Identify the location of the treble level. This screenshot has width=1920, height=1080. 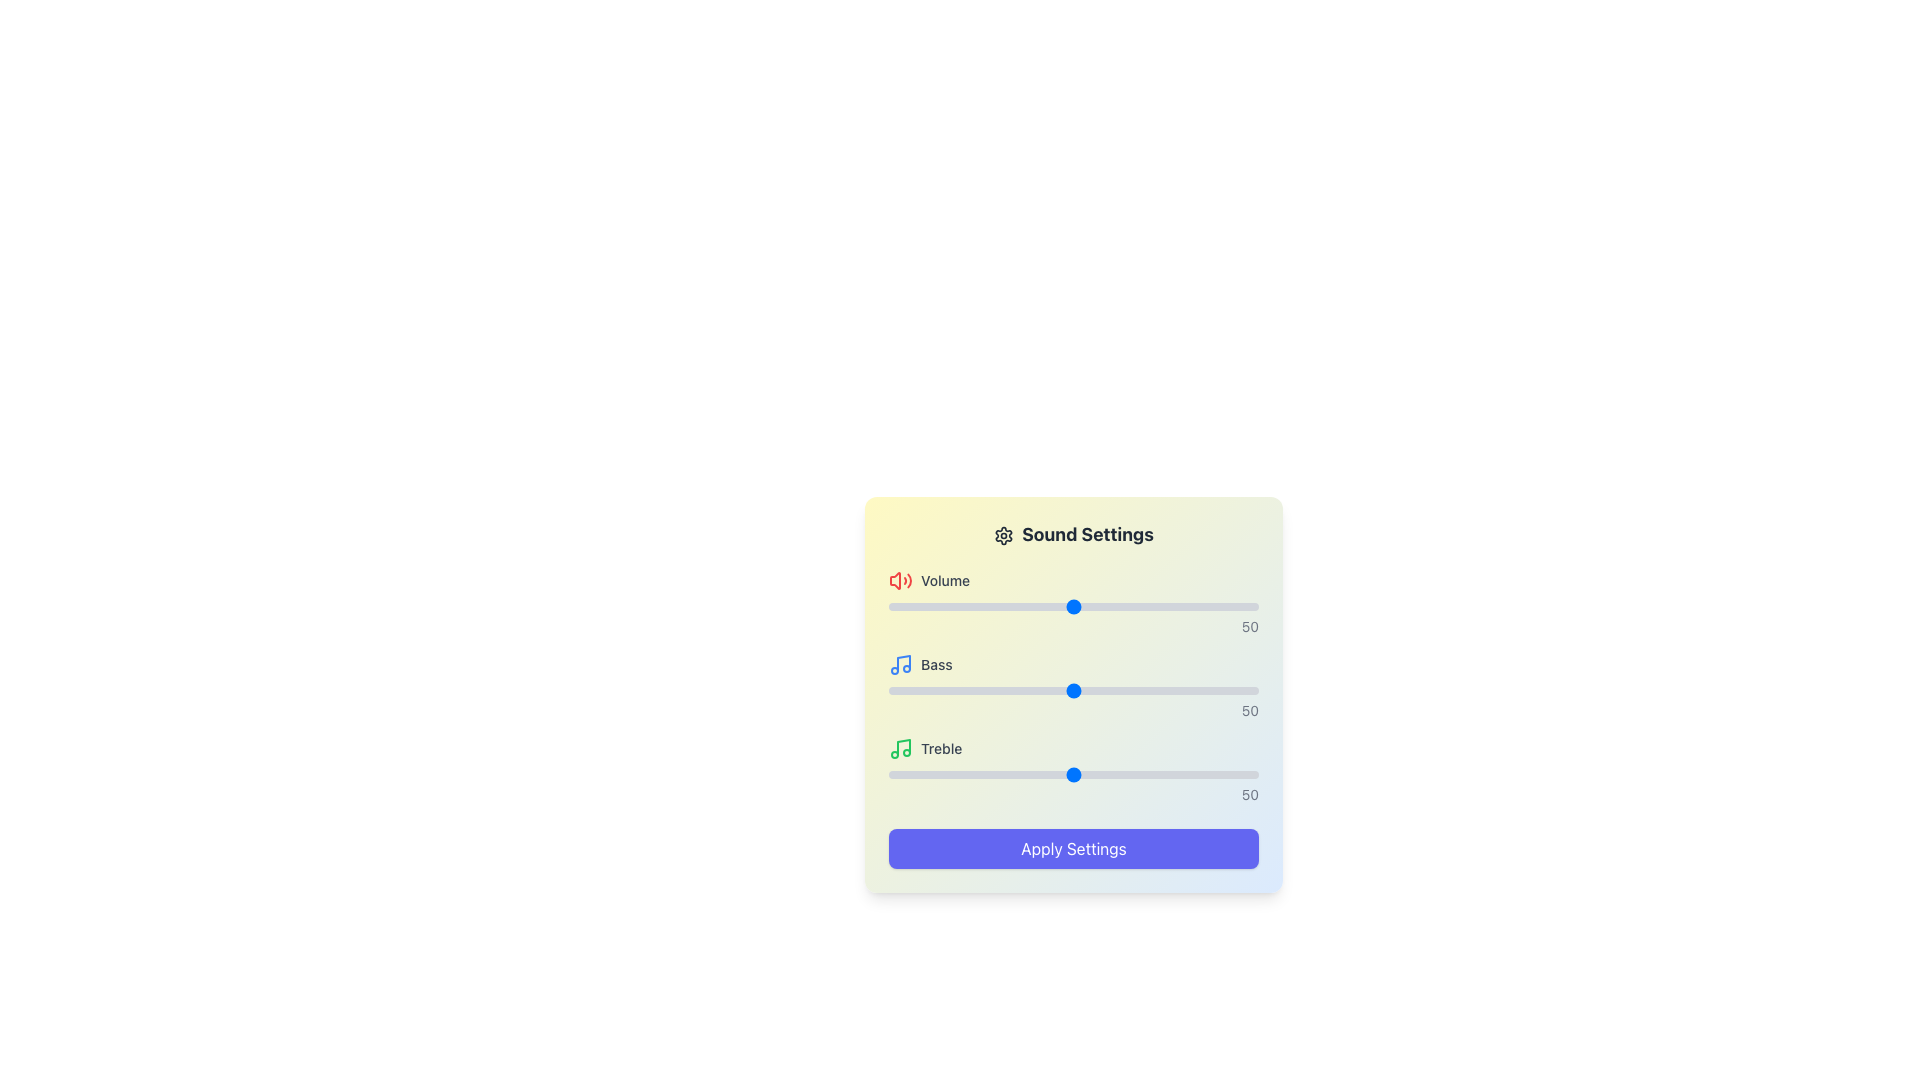
(1217, 774).